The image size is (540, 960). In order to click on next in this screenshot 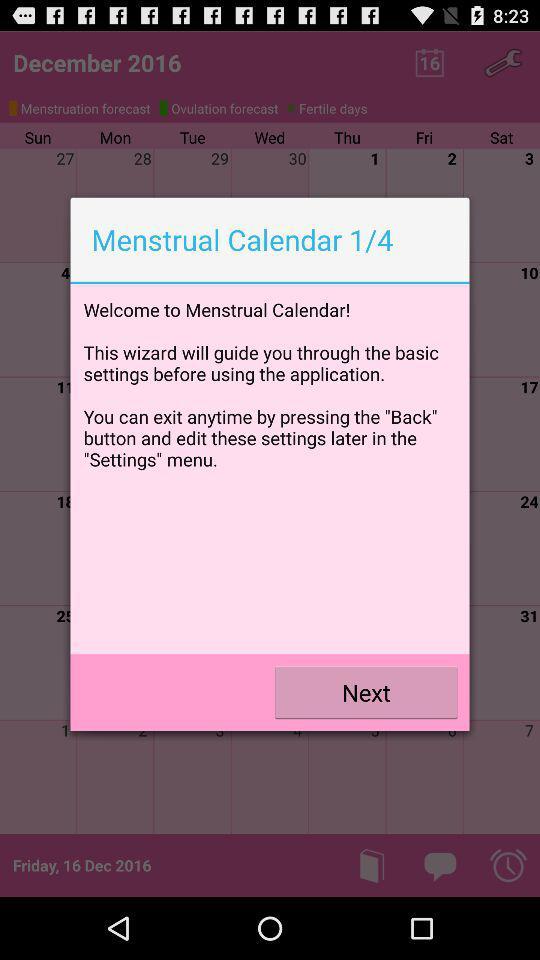, I will do `click(365, 692)`.